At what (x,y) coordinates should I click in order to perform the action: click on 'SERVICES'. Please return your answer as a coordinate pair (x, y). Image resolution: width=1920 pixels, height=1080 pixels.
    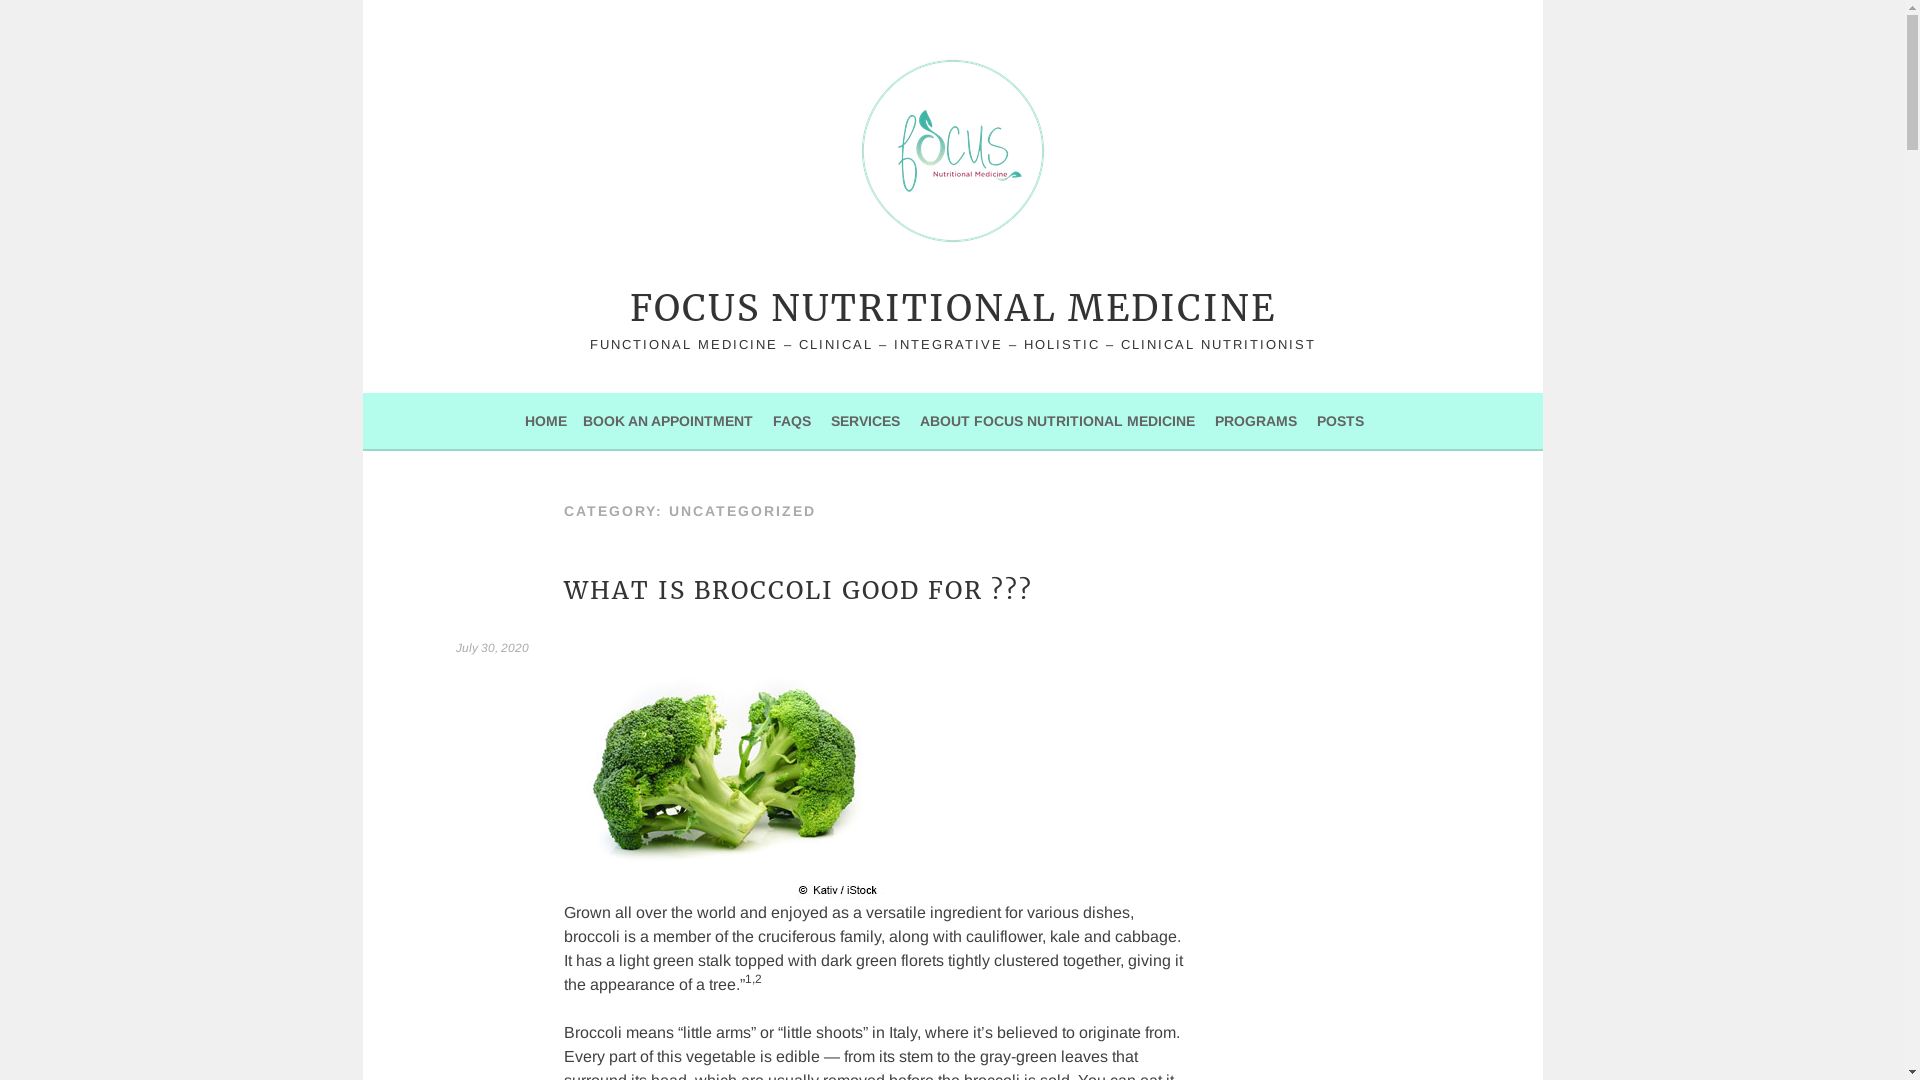
    Looking at the image, I should click on (830, 419).